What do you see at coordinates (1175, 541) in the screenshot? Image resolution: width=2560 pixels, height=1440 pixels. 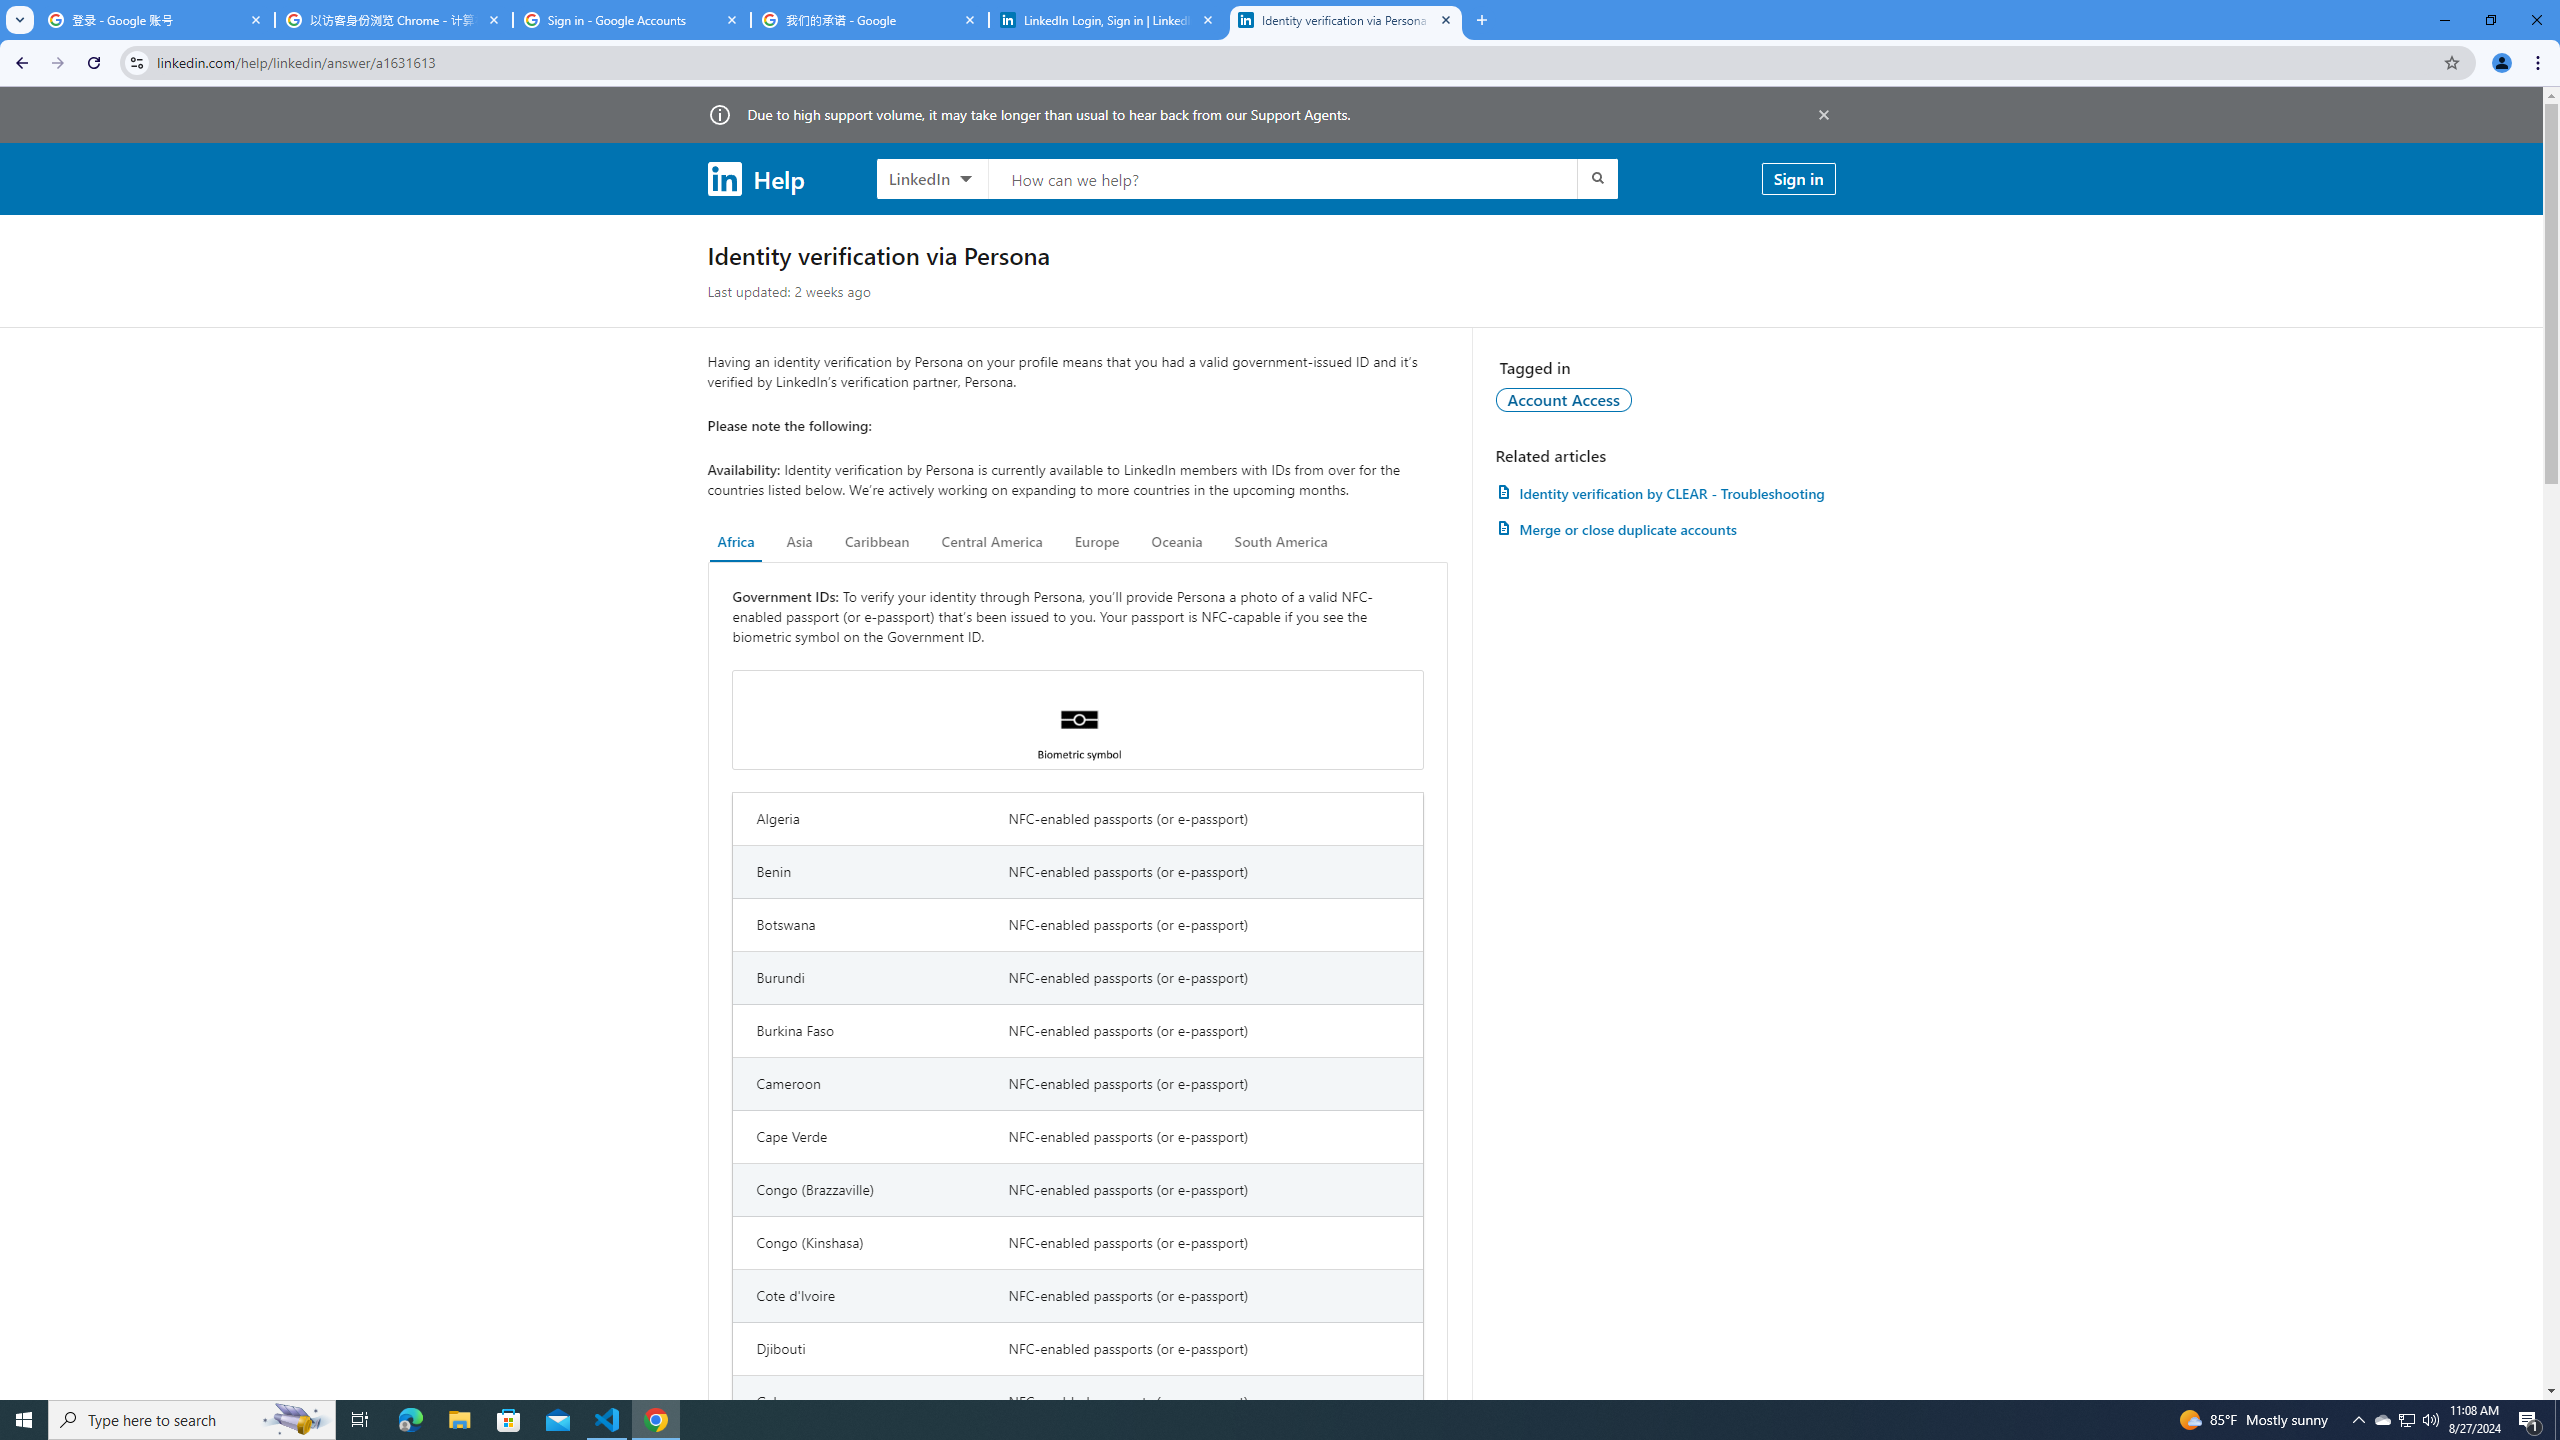 I see `'Oceania'` at bounding box center [1175, 541].